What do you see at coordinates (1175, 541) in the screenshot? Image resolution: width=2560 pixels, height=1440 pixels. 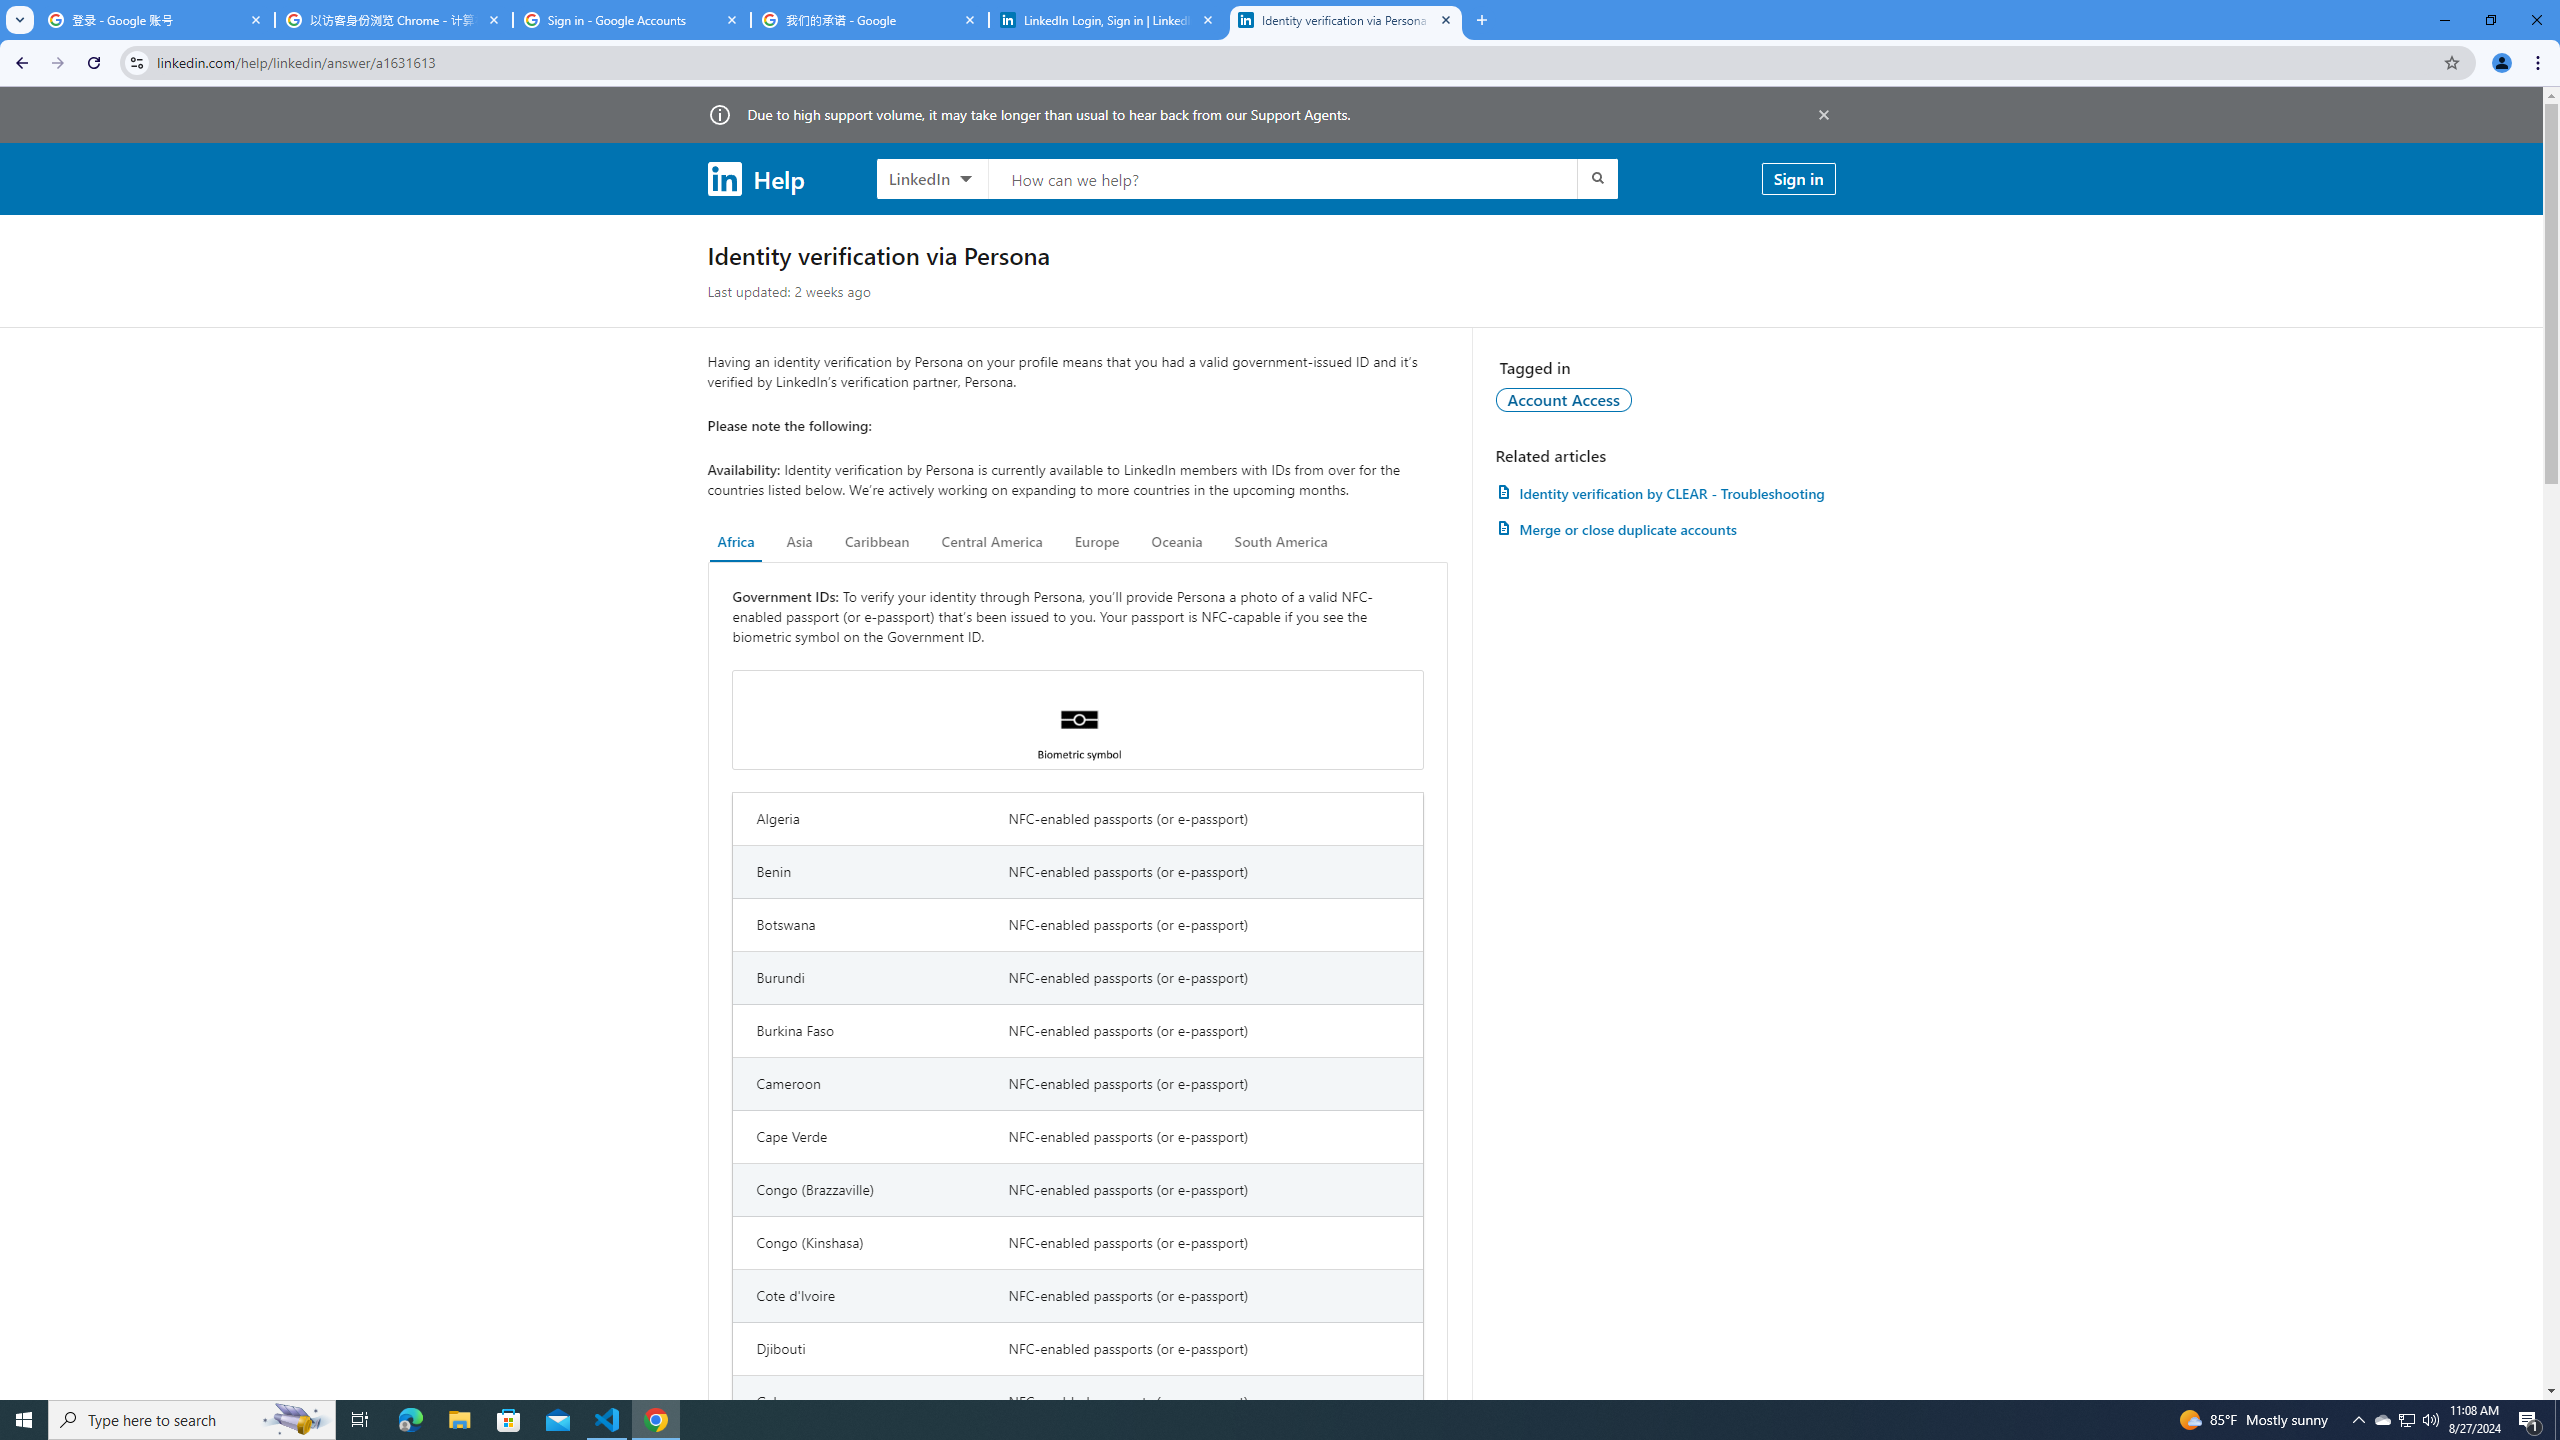 I see `'Oceania'` at bounding box center [1175, 541].